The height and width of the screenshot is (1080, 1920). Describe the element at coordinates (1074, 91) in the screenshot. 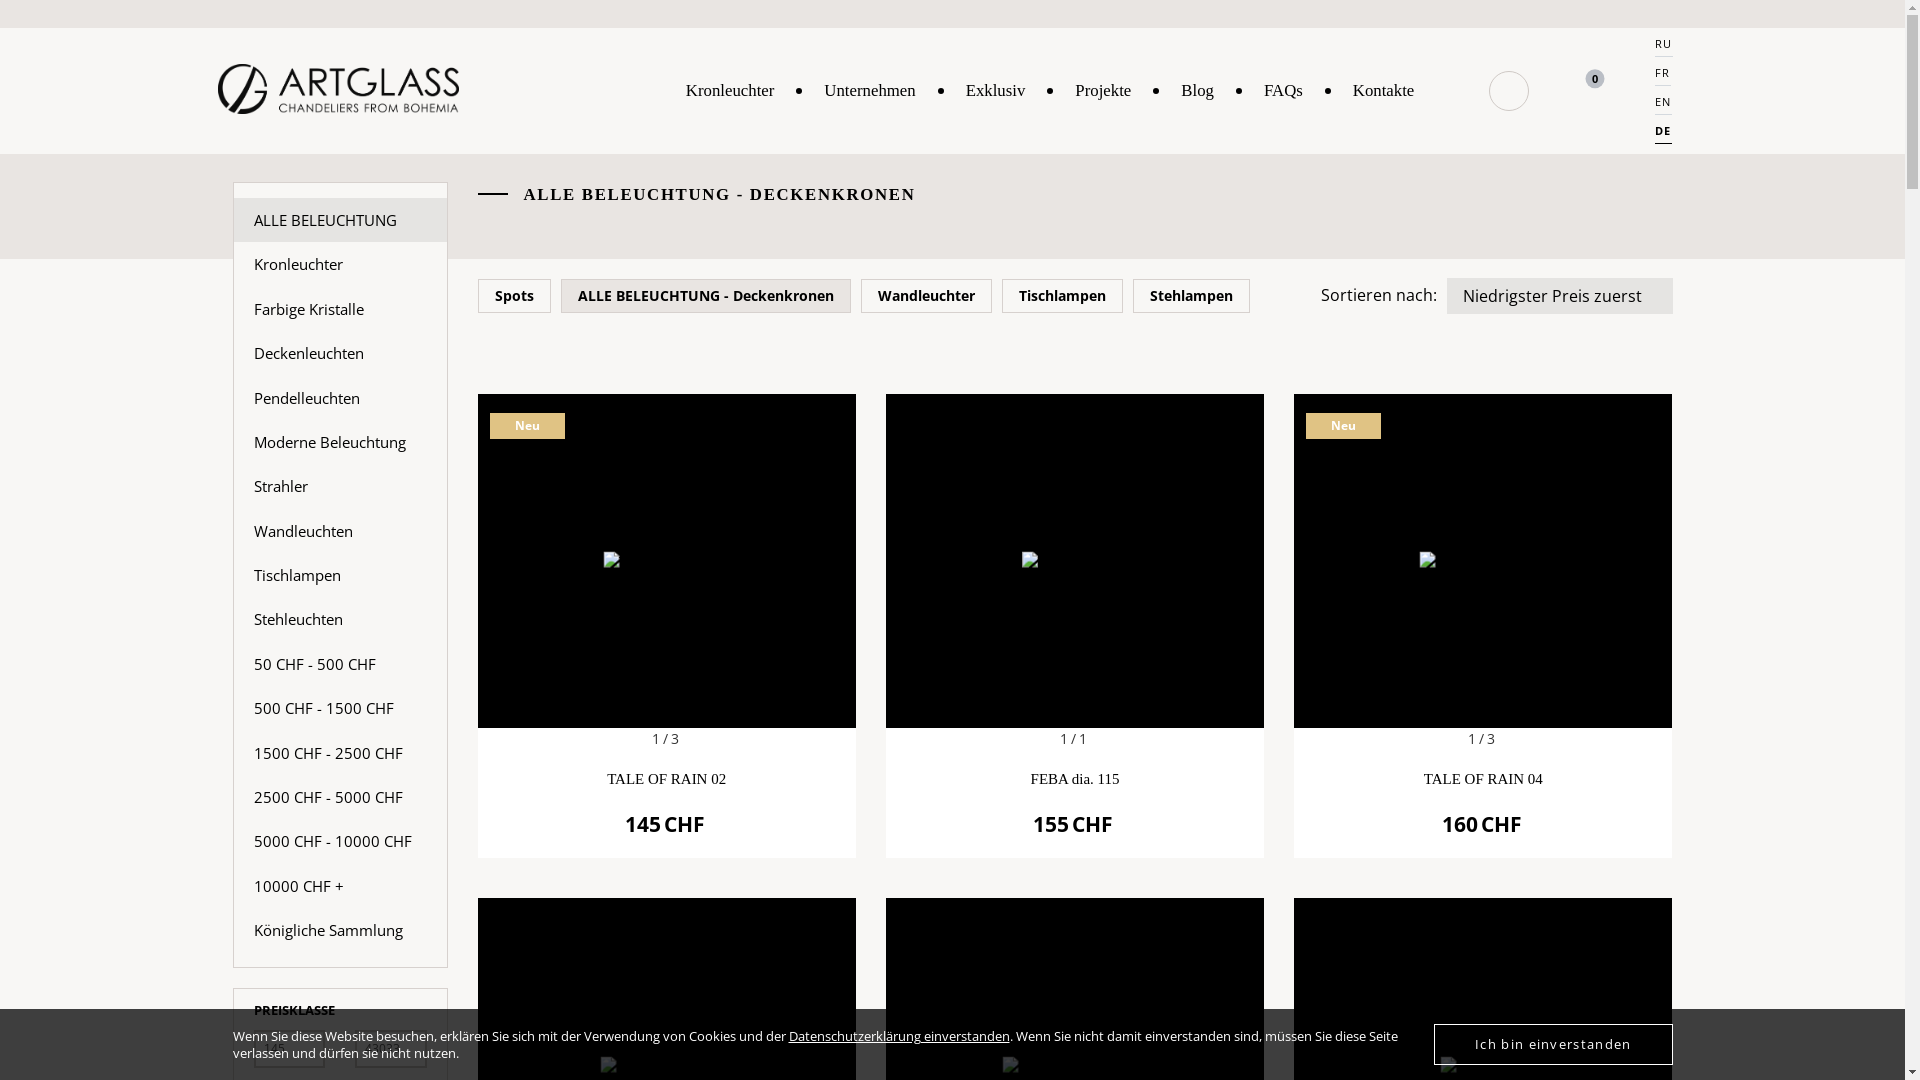

I see `'Projekte'` at that location.